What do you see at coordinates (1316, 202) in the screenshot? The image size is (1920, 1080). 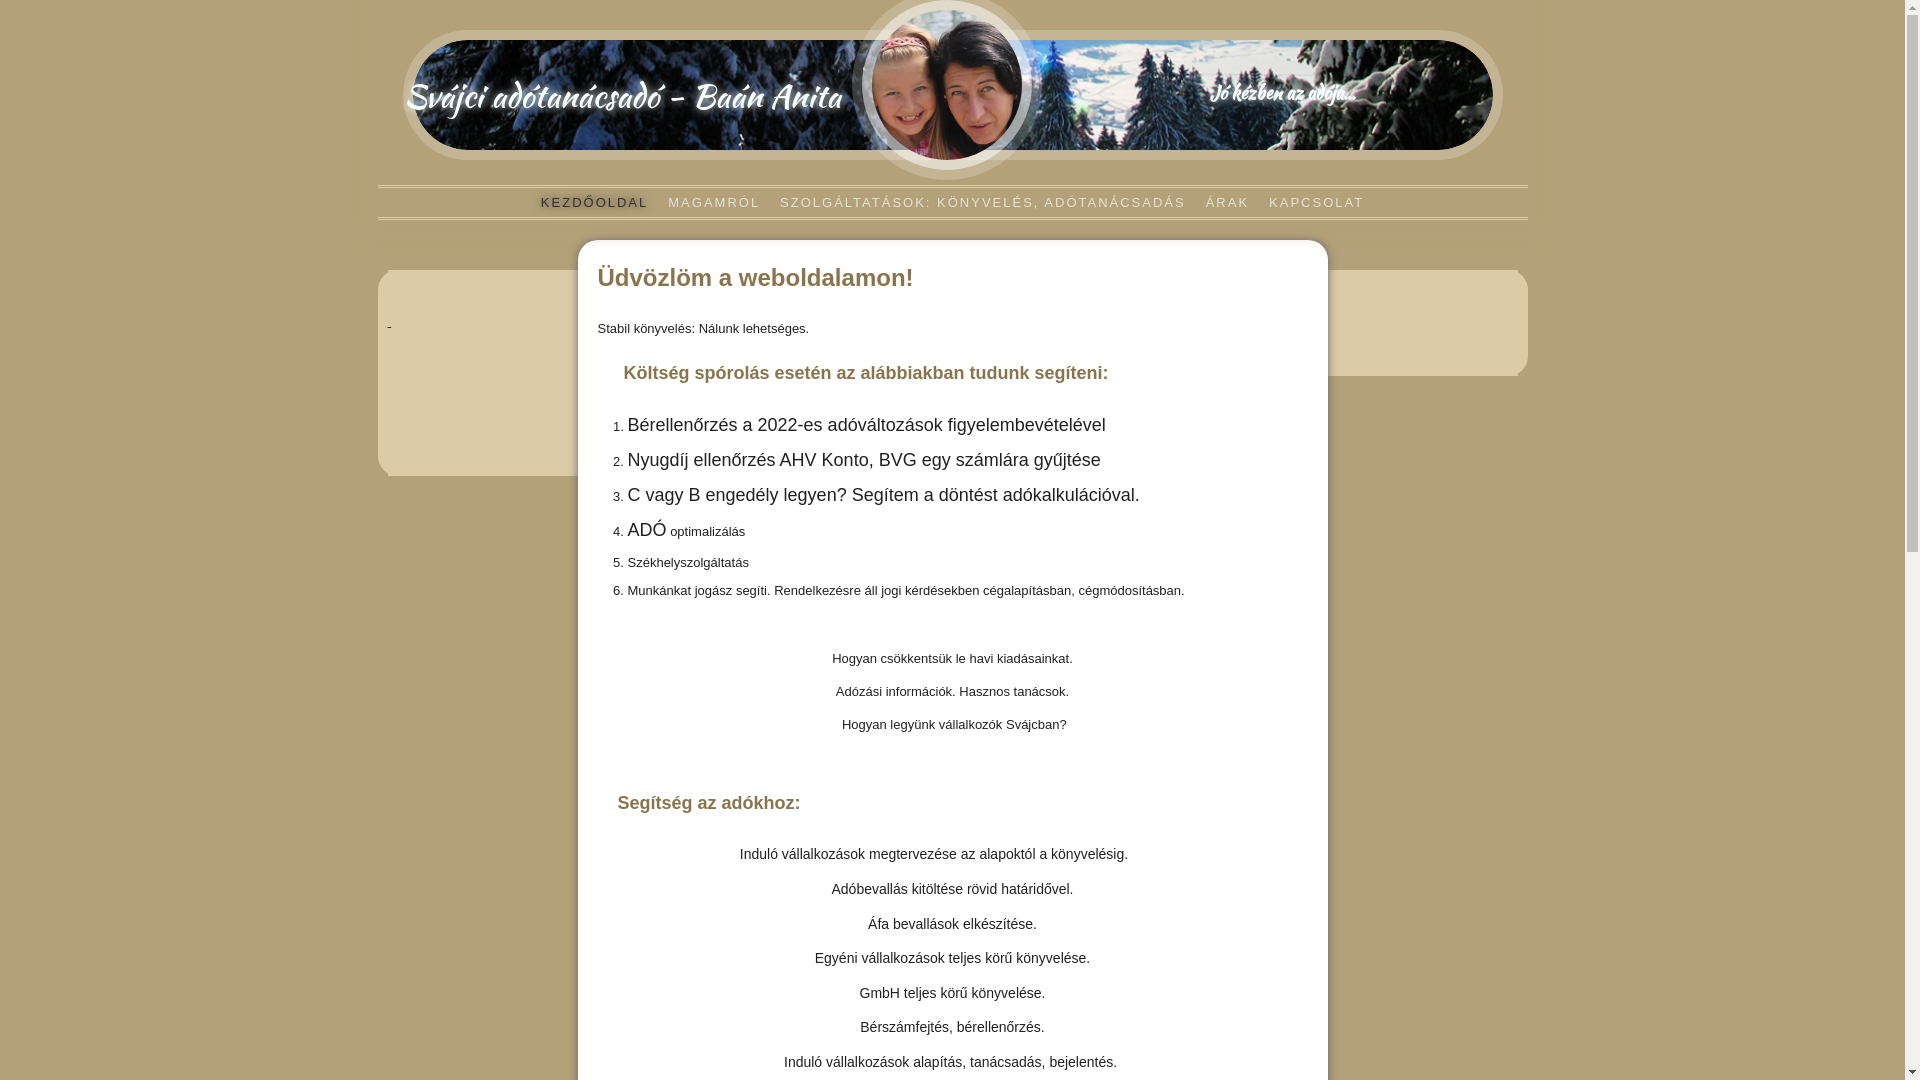 I see `'KAPCSOLAT'` at bounding box center [1316, 202].